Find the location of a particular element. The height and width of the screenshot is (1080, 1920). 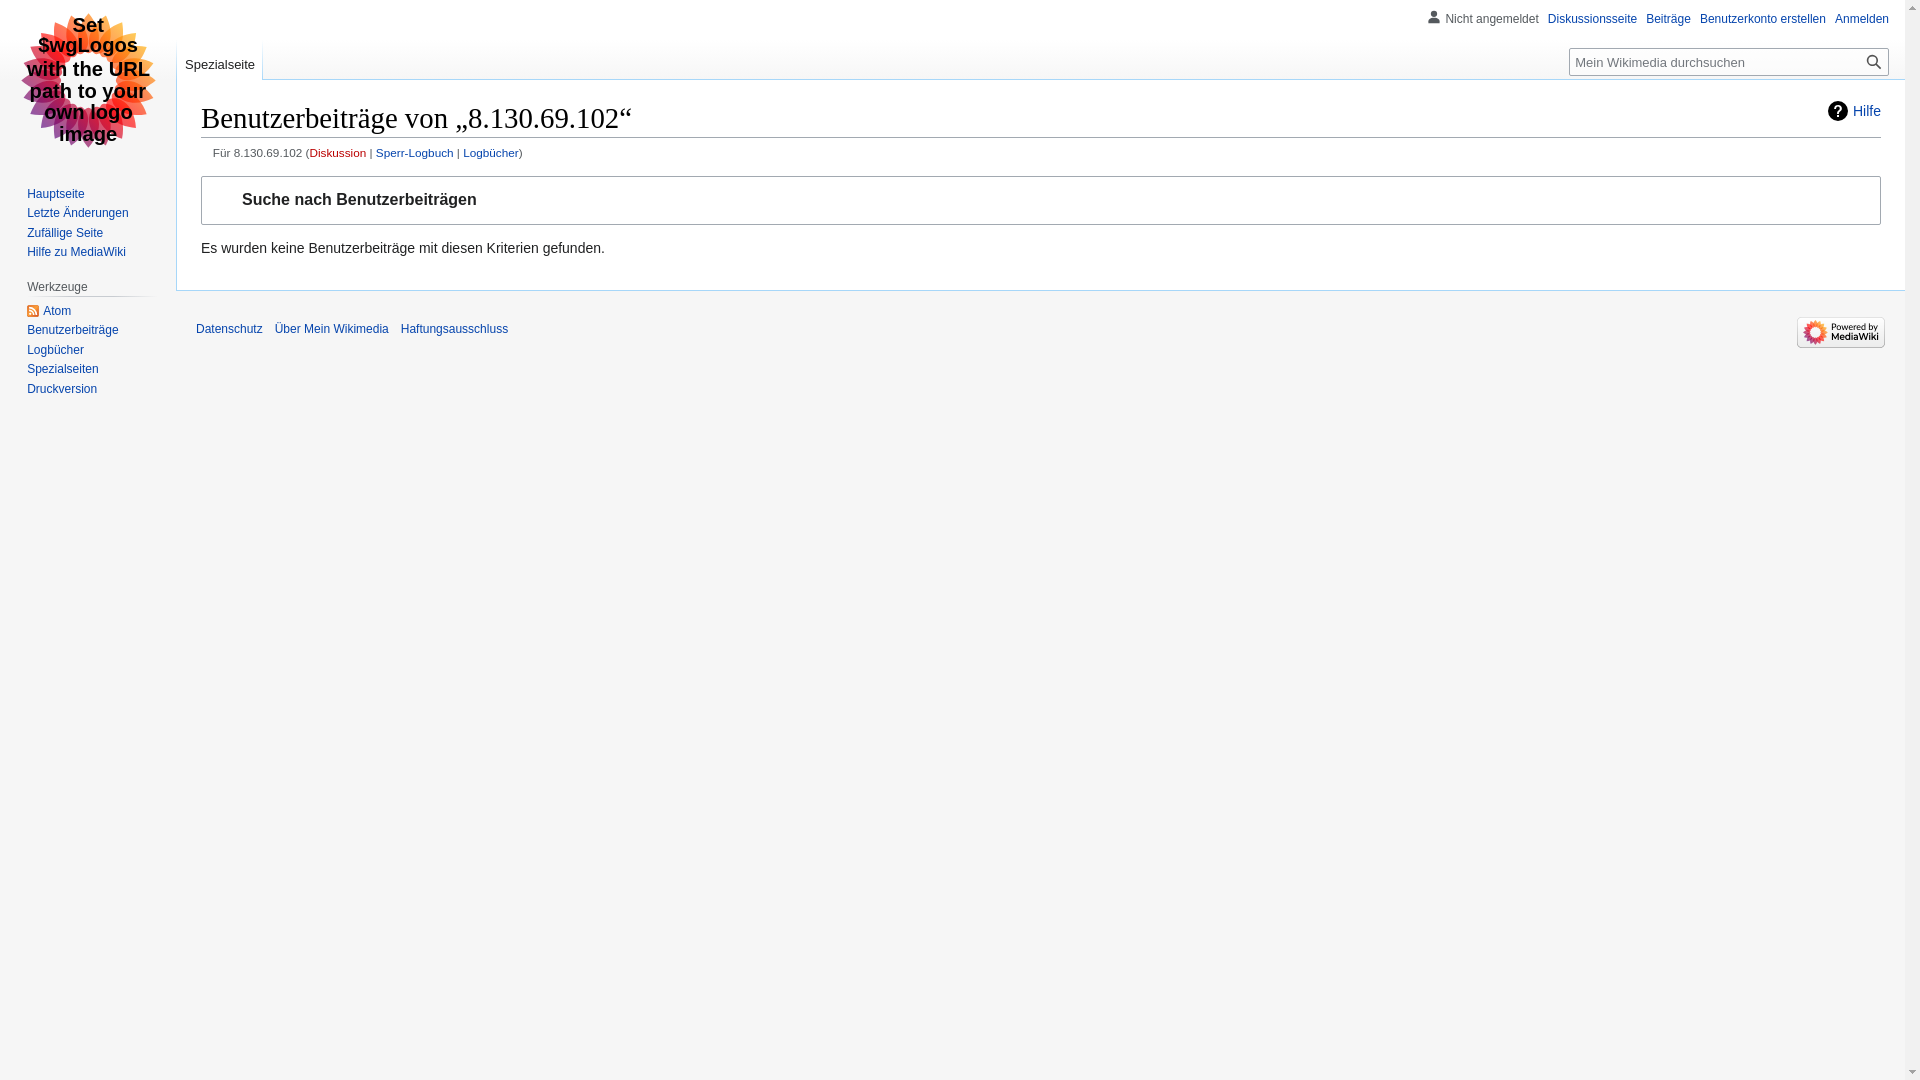

'Suche nach Seiten, die diesen Text enthalten' is located at coordinates (1872, 60).